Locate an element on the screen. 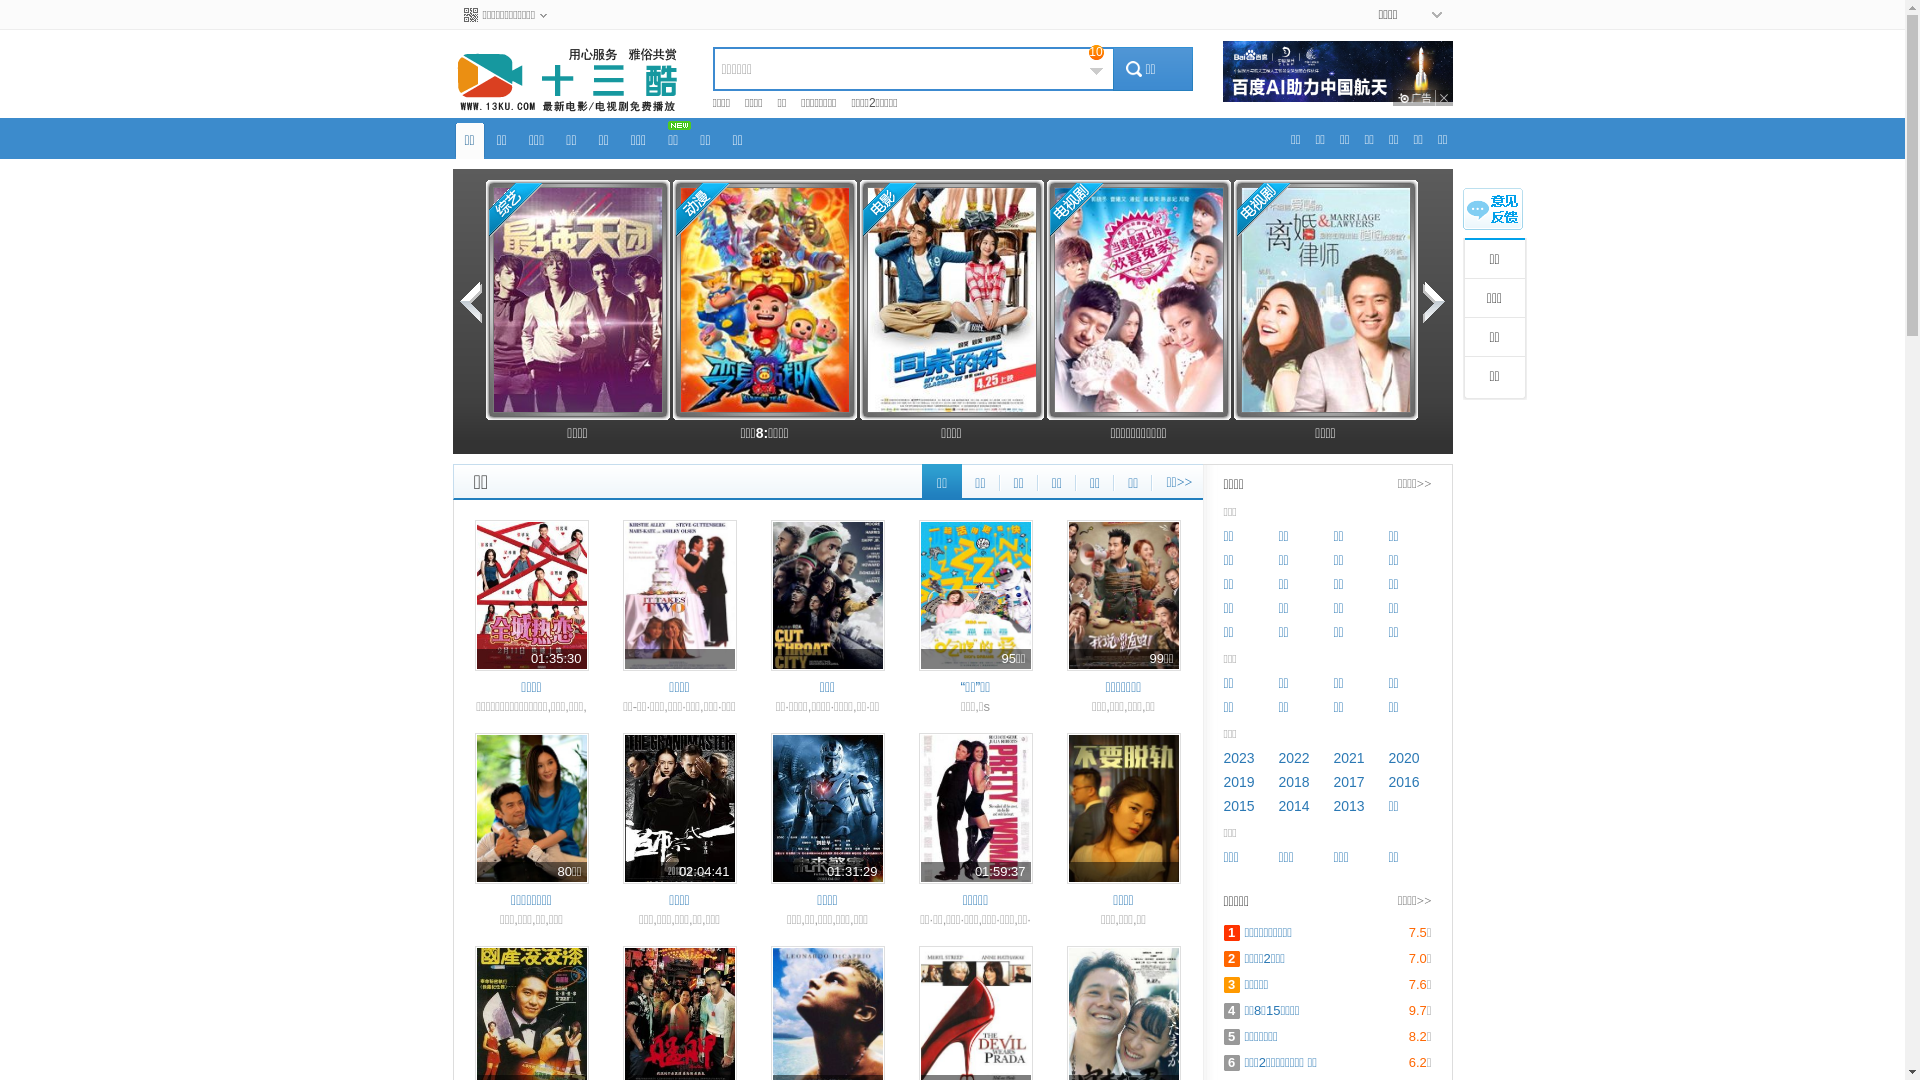 Image resolution: width=1920 pixels, height=1080 pixels. '2018' is located at coordinates (1293, 781).